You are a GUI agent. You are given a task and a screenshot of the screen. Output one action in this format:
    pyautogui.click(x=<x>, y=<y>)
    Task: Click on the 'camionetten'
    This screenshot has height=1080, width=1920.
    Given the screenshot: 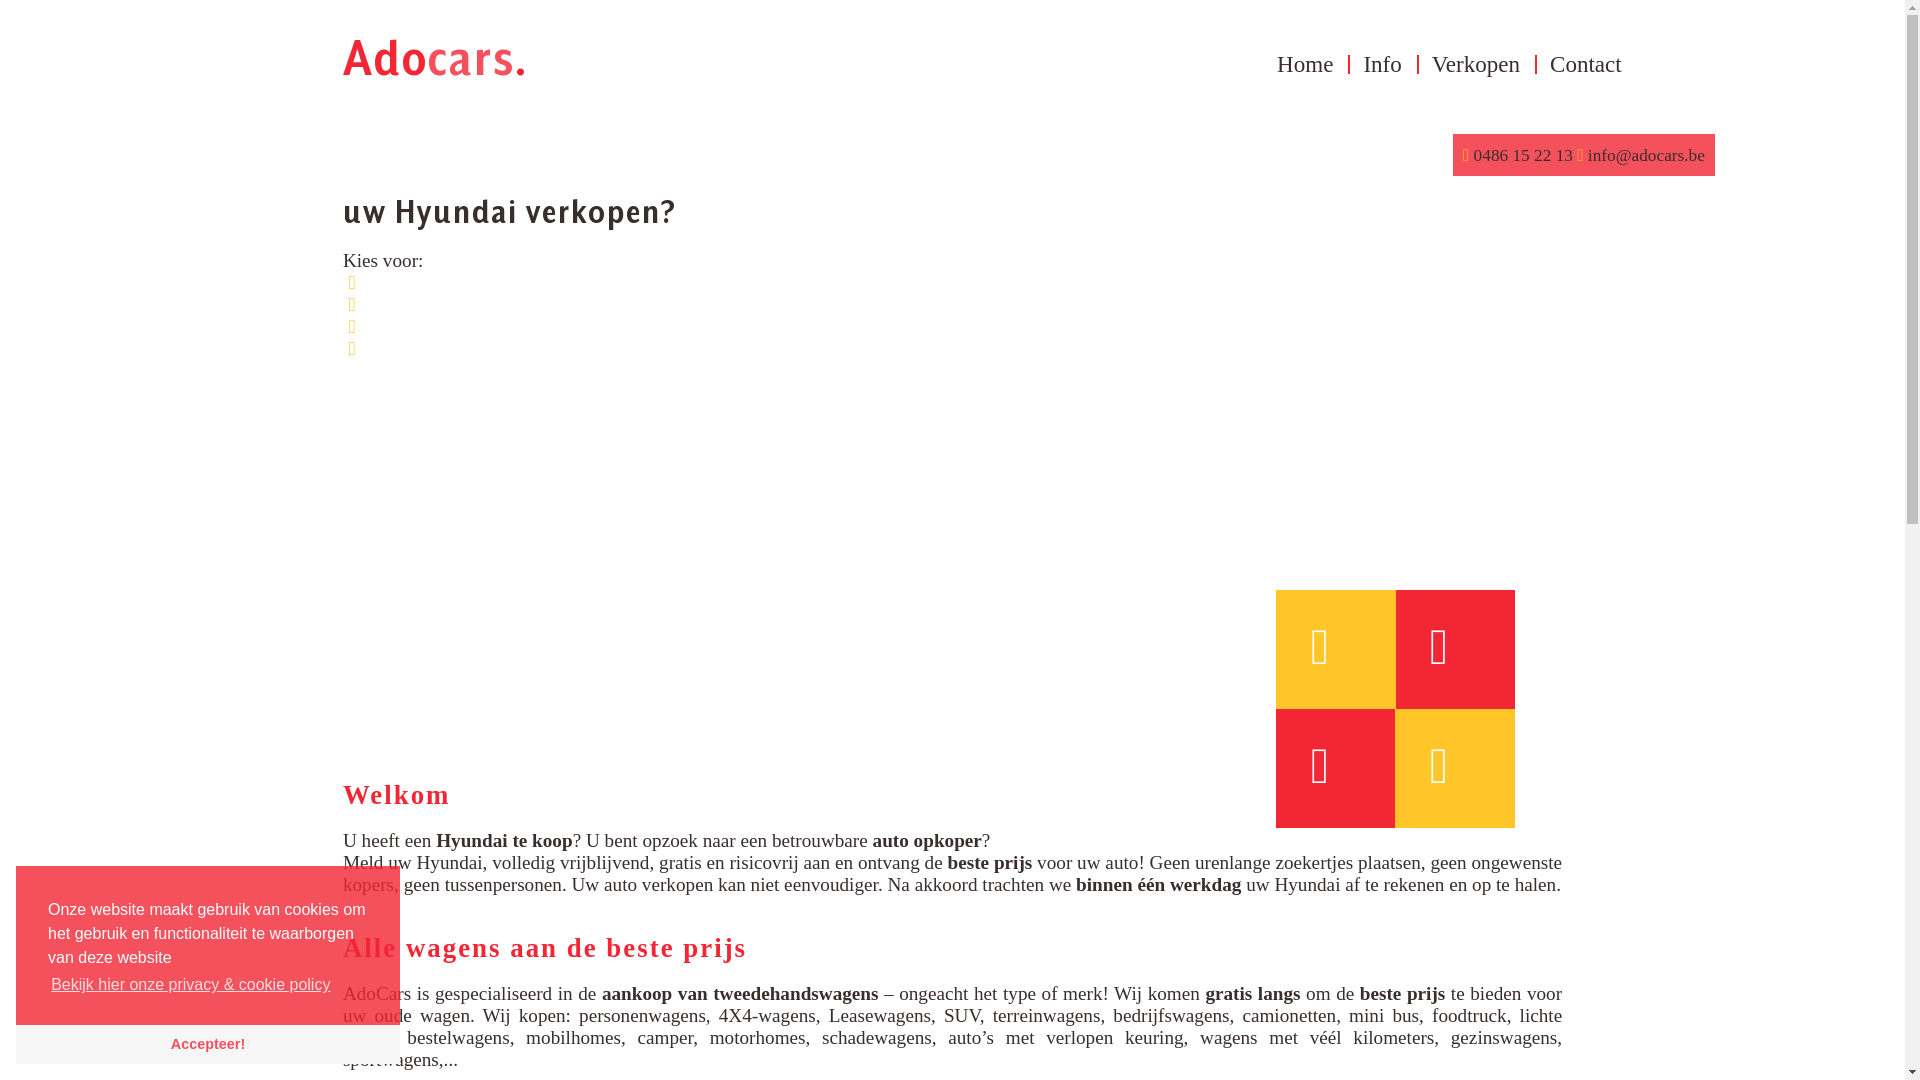 What is the action you would take?
    pyautogui.click(x=1241, y=1015)
    